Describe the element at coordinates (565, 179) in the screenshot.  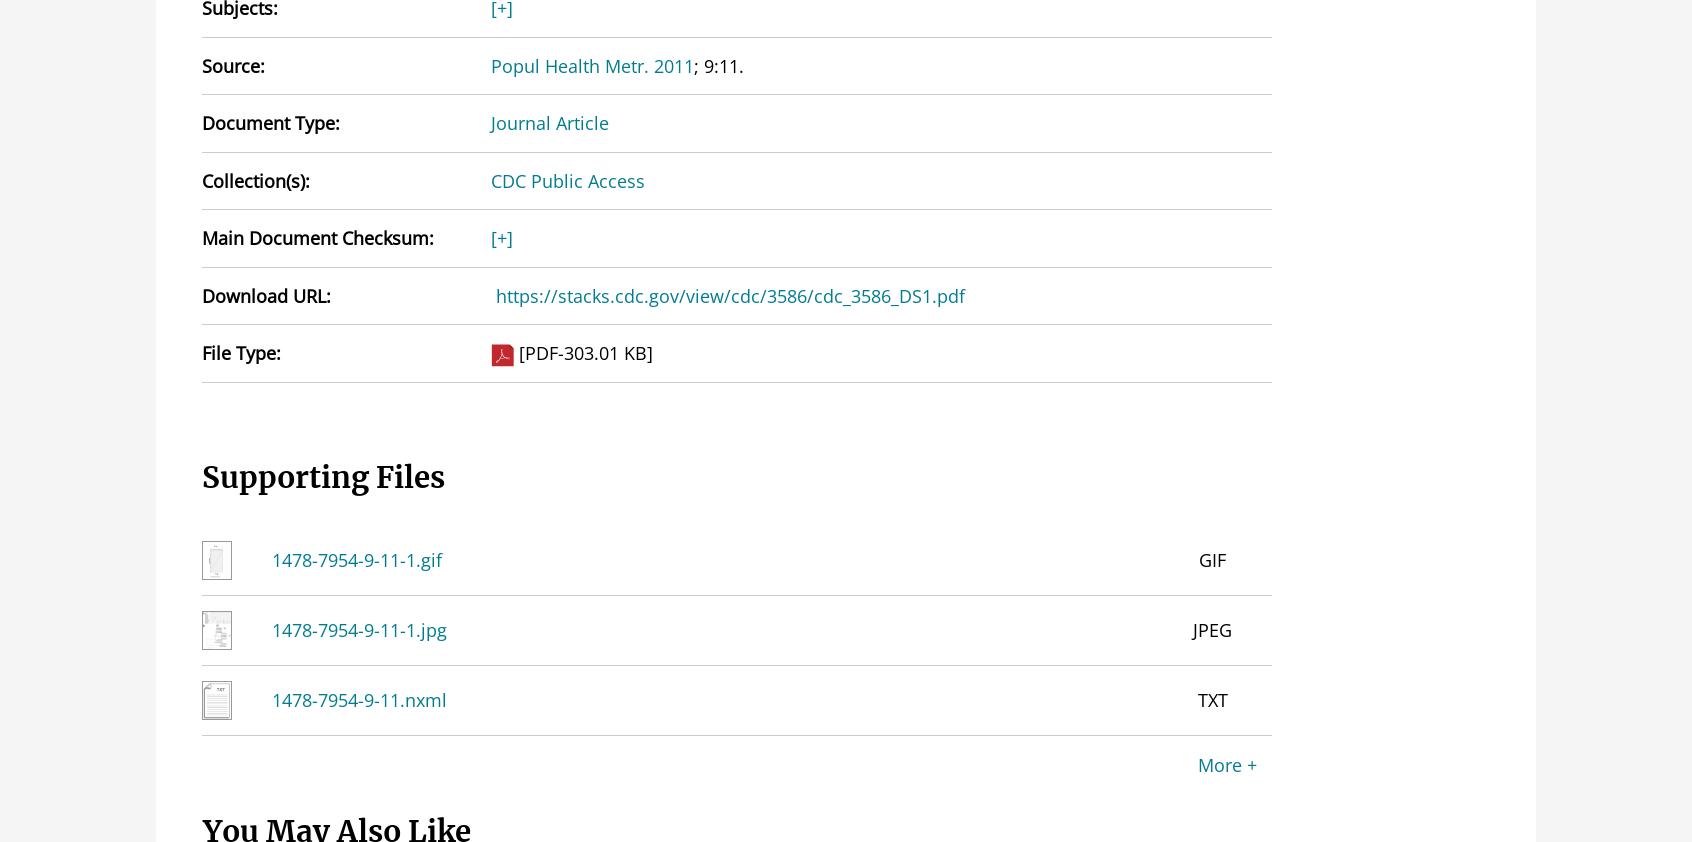
I see `'CDC Public Access'` at that location.